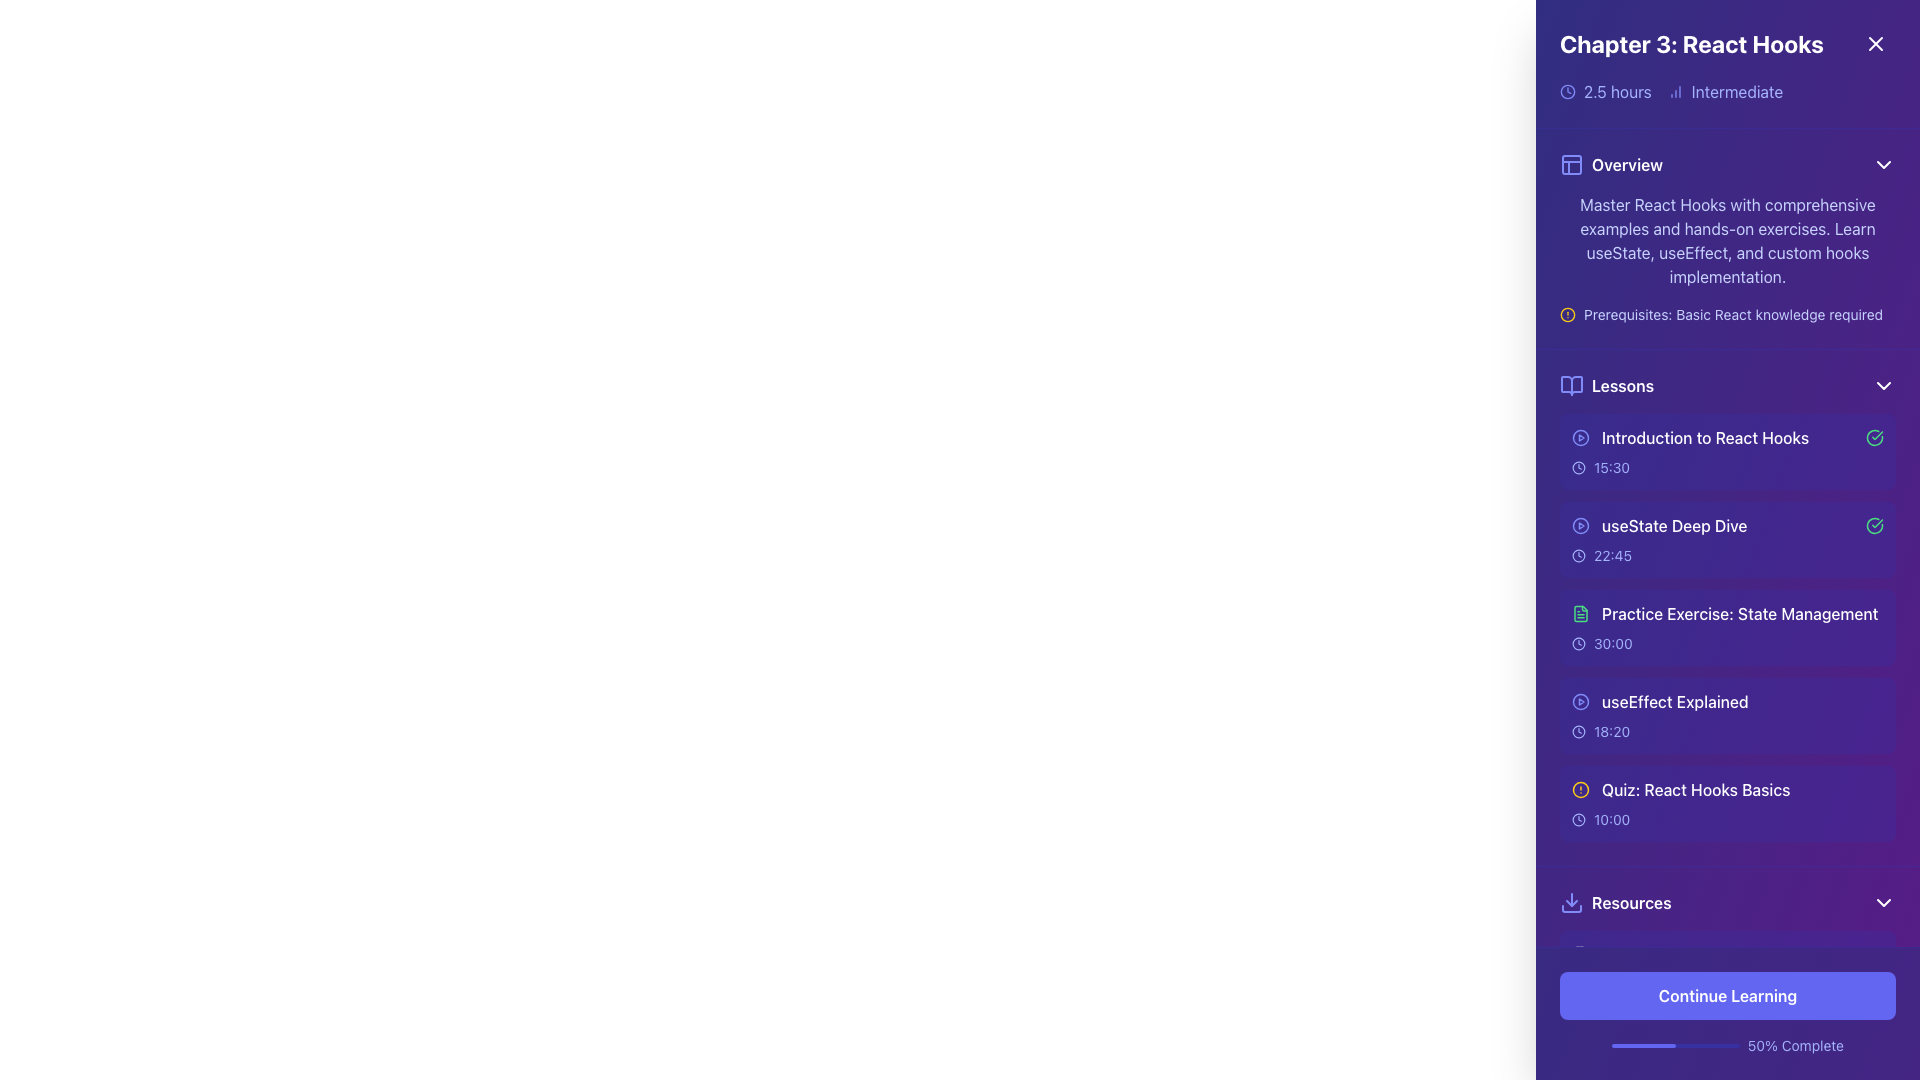 The image size is (1920, 1080). What do you see at coordinates (1727, 1014) in the screenshot?
I see `the 'Download ZIP' button located in the 'Resources' section of the sidebar to observe a background color change` at bounding box center [1727, 1014].